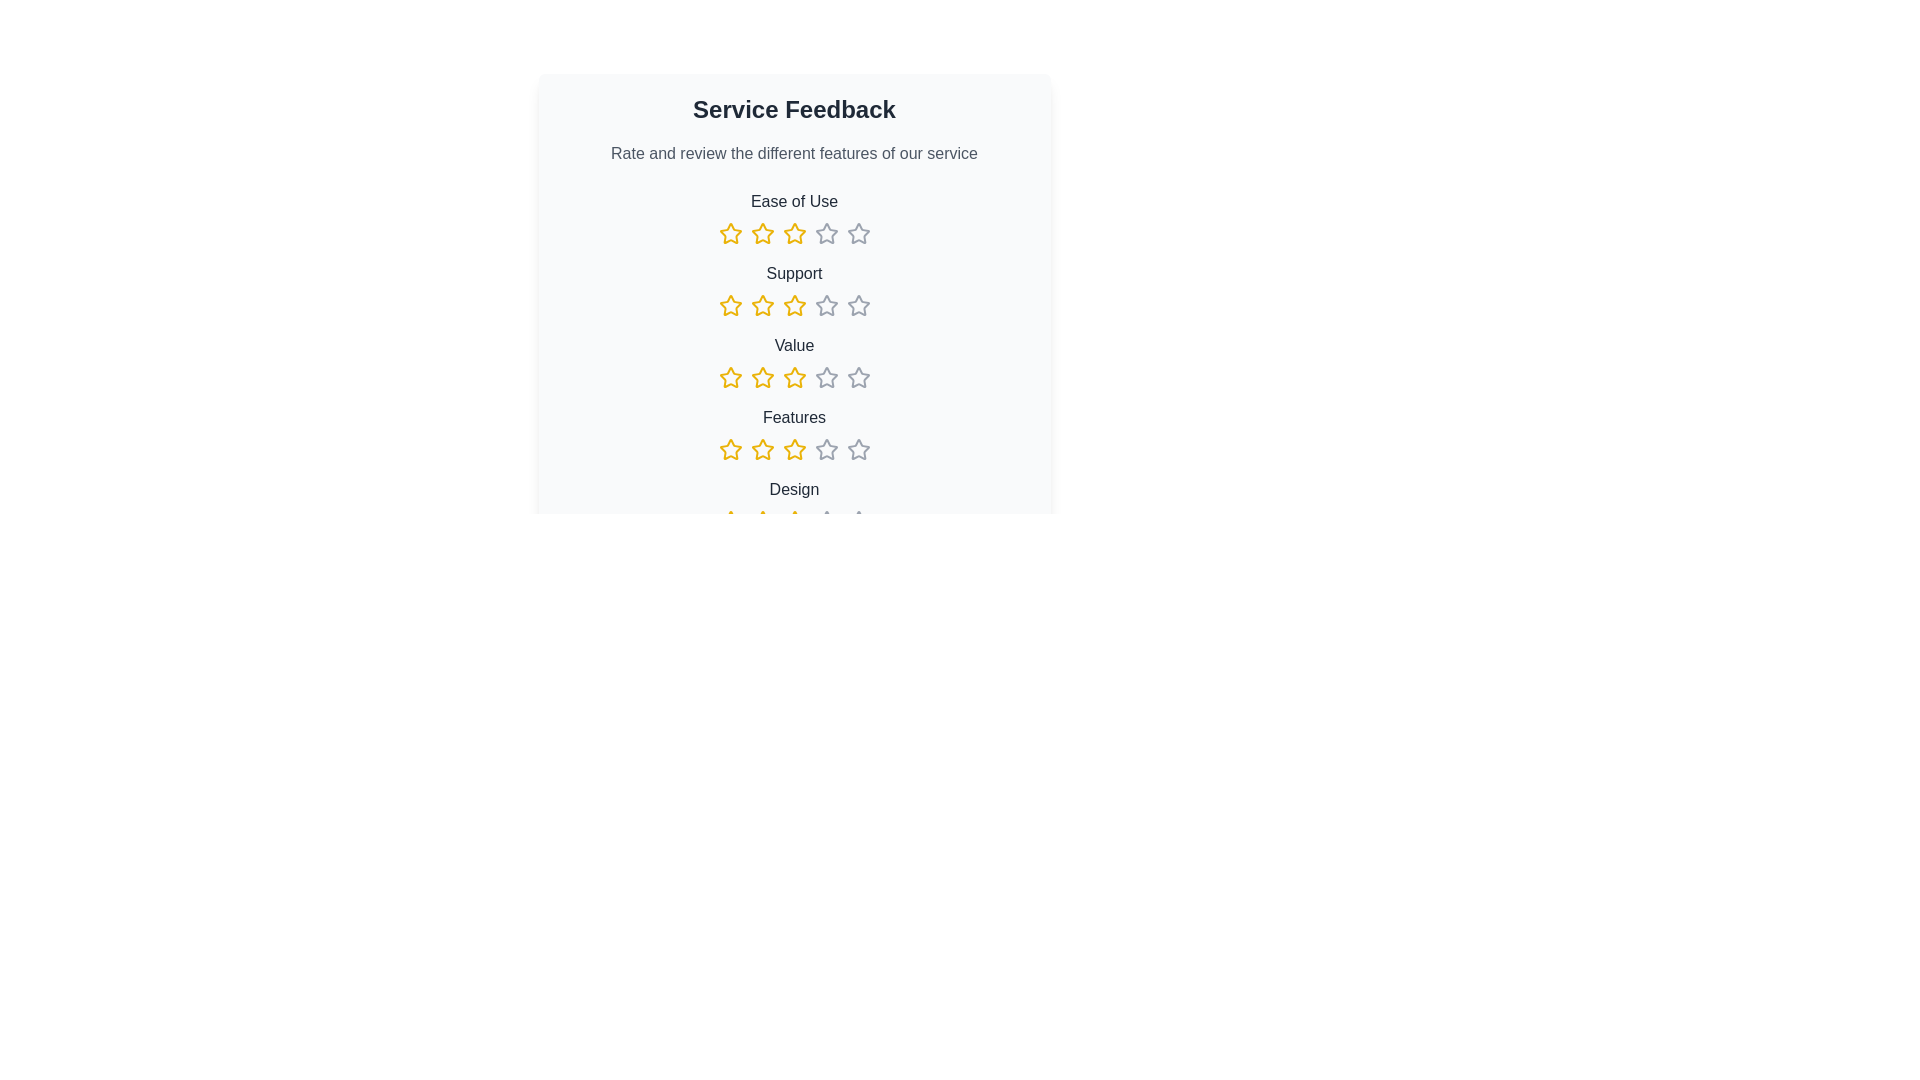 The height and width of the screenshot is (1080, 1920). I want to click on the heading element that labels the feedback section, which is positioned above the descriptive text 'Rate and review the different features of our service', so click(793, 110).